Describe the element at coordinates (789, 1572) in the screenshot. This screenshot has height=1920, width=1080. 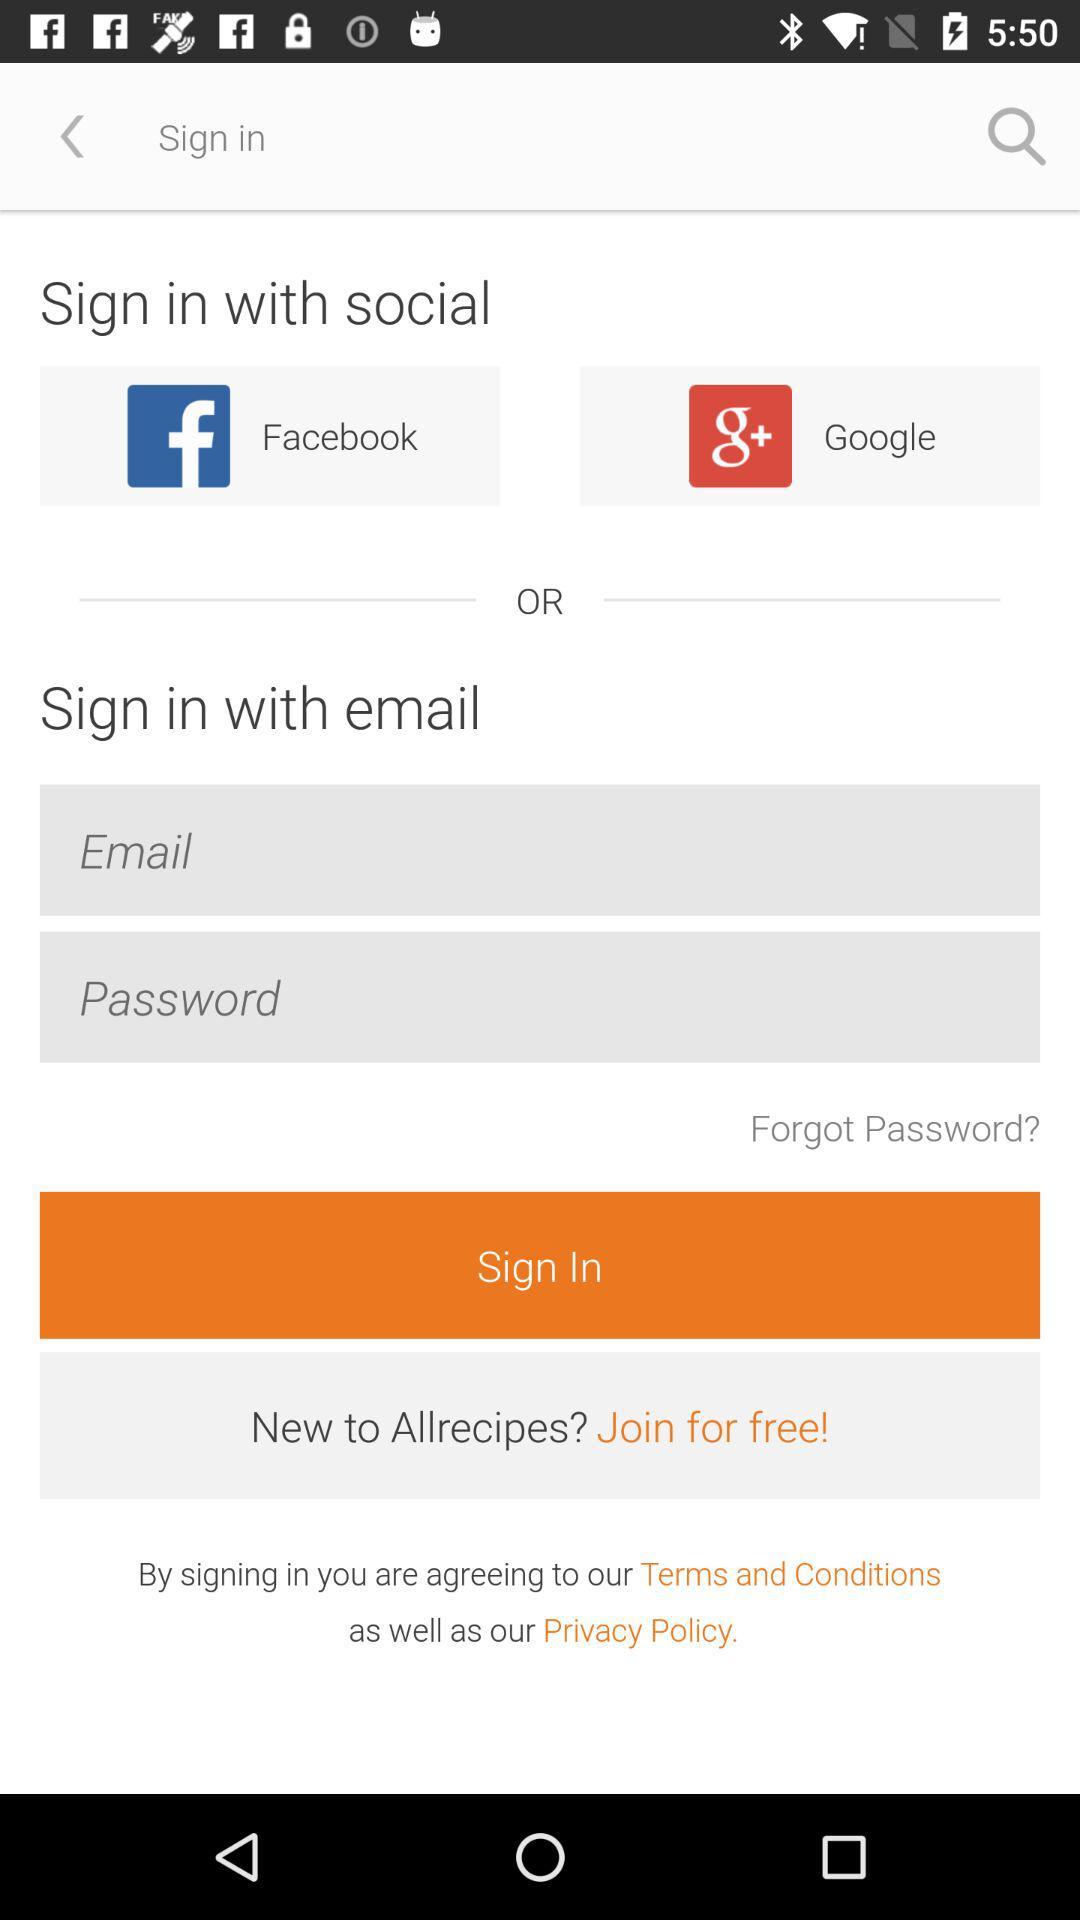
I see `the terms and conditions` at that location.